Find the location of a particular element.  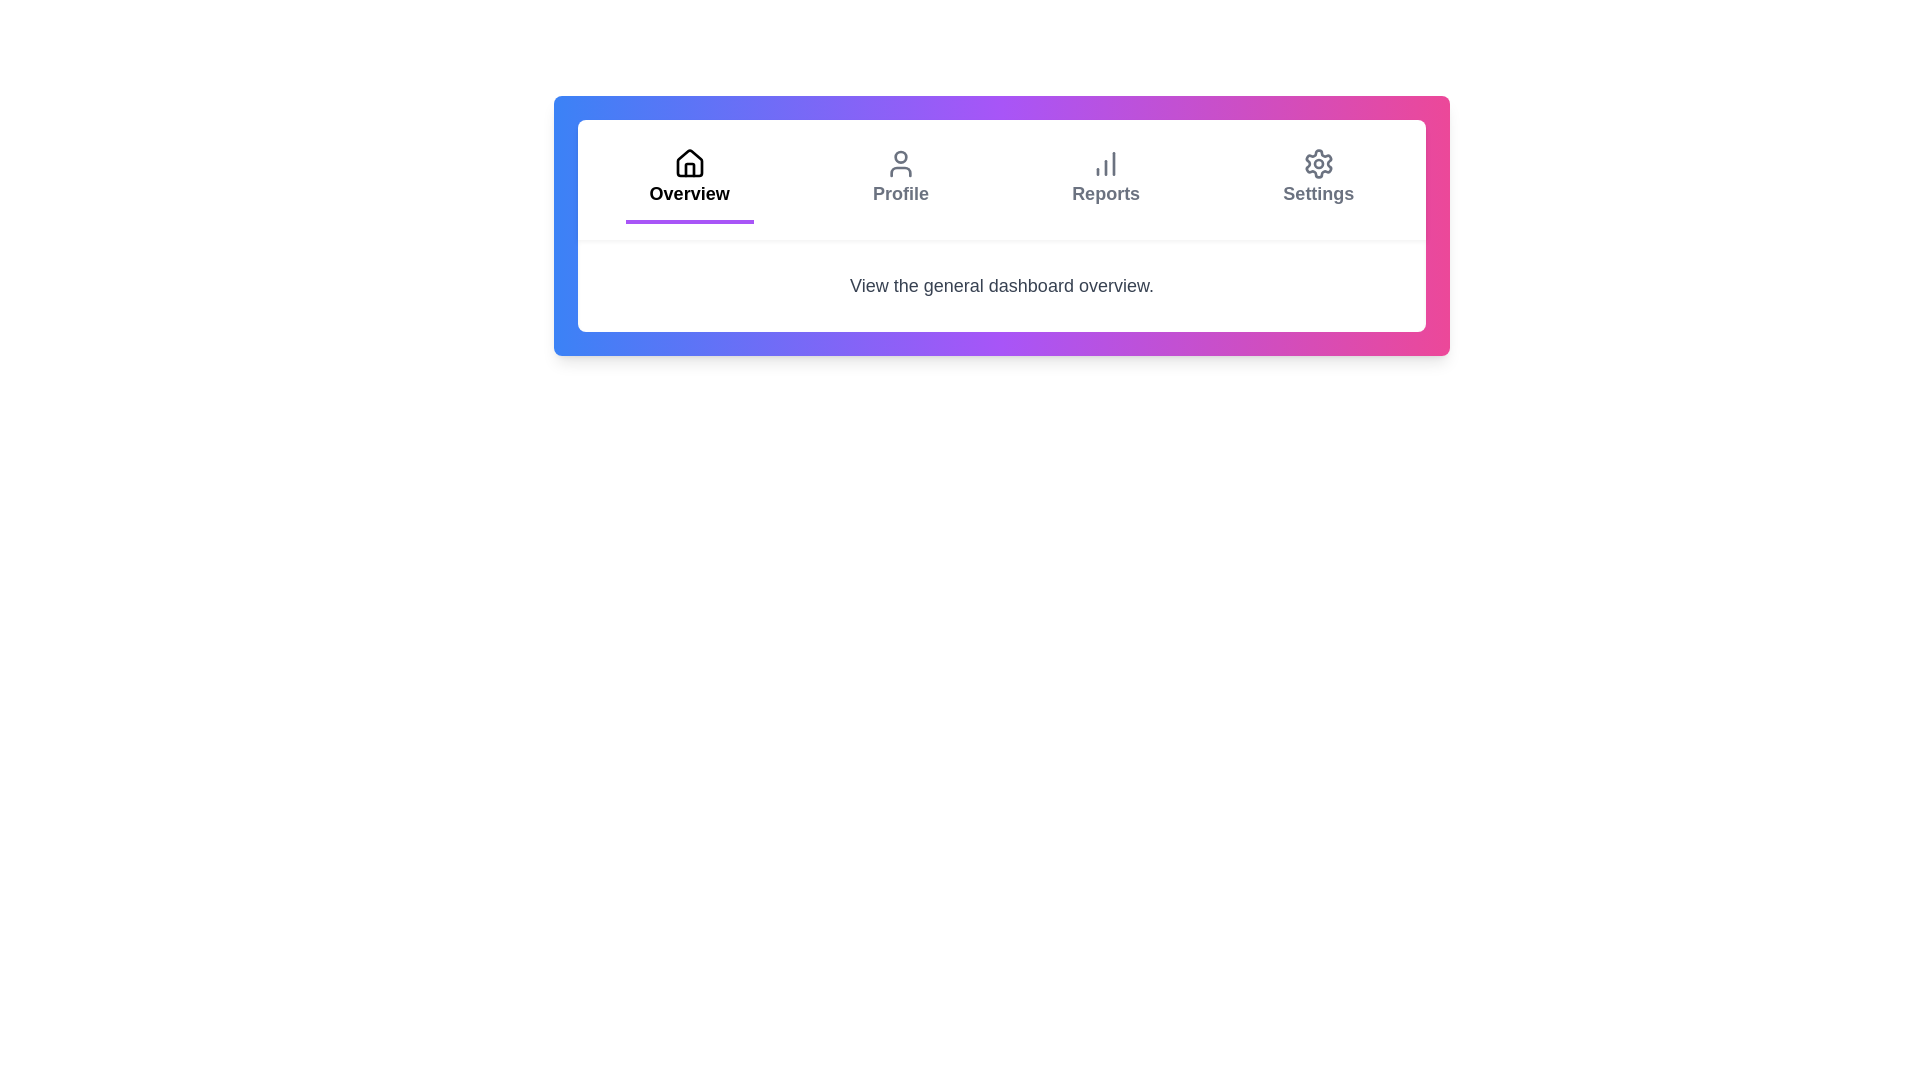

the first navigation tab button is located at coordinates (689, 180).